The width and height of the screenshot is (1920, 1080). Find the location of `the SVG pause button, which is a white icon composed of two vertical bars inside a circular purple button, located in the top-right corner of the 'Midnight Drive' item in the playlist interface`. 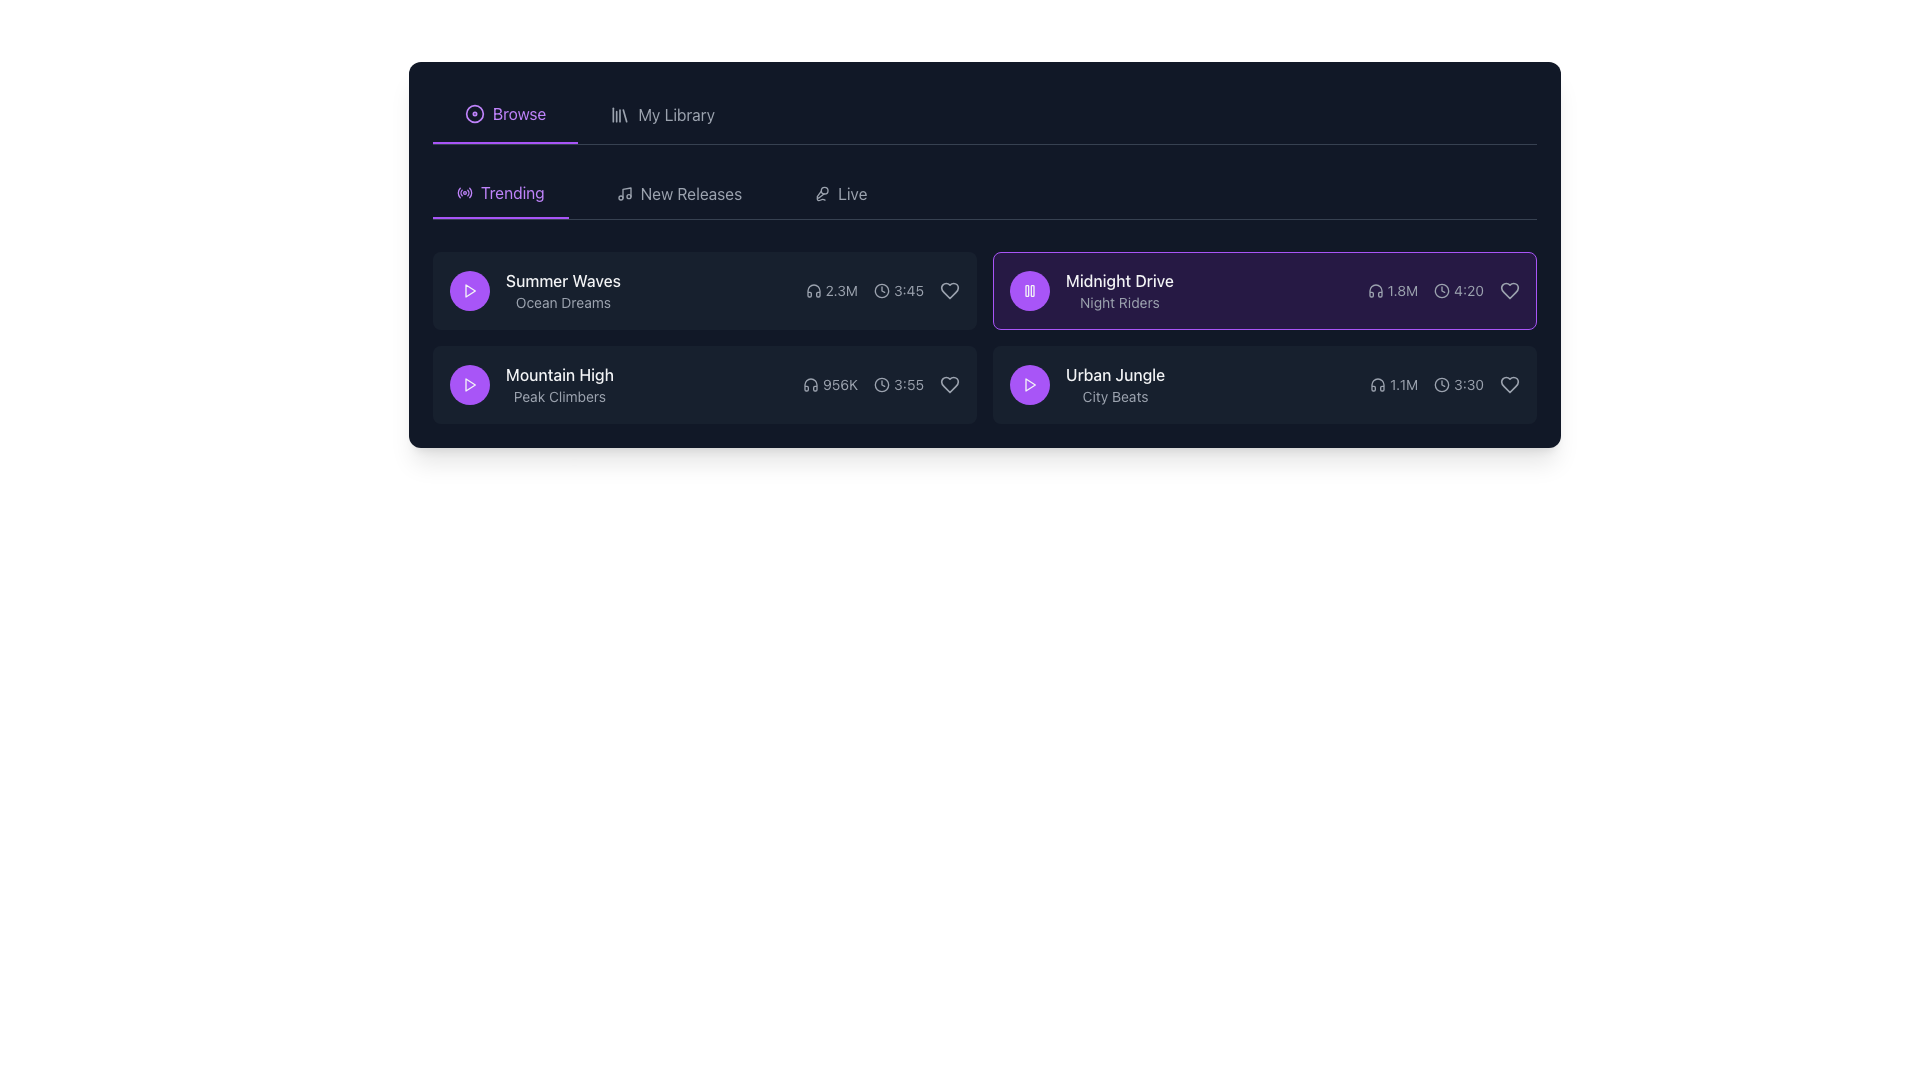

the SVG pause button, which is a white icon composed of two vertical bars inside a circular purple button, located in the top-right corner of the 'Midnight Drive' item in the playlist interface is located at coordinates (1030, 290).